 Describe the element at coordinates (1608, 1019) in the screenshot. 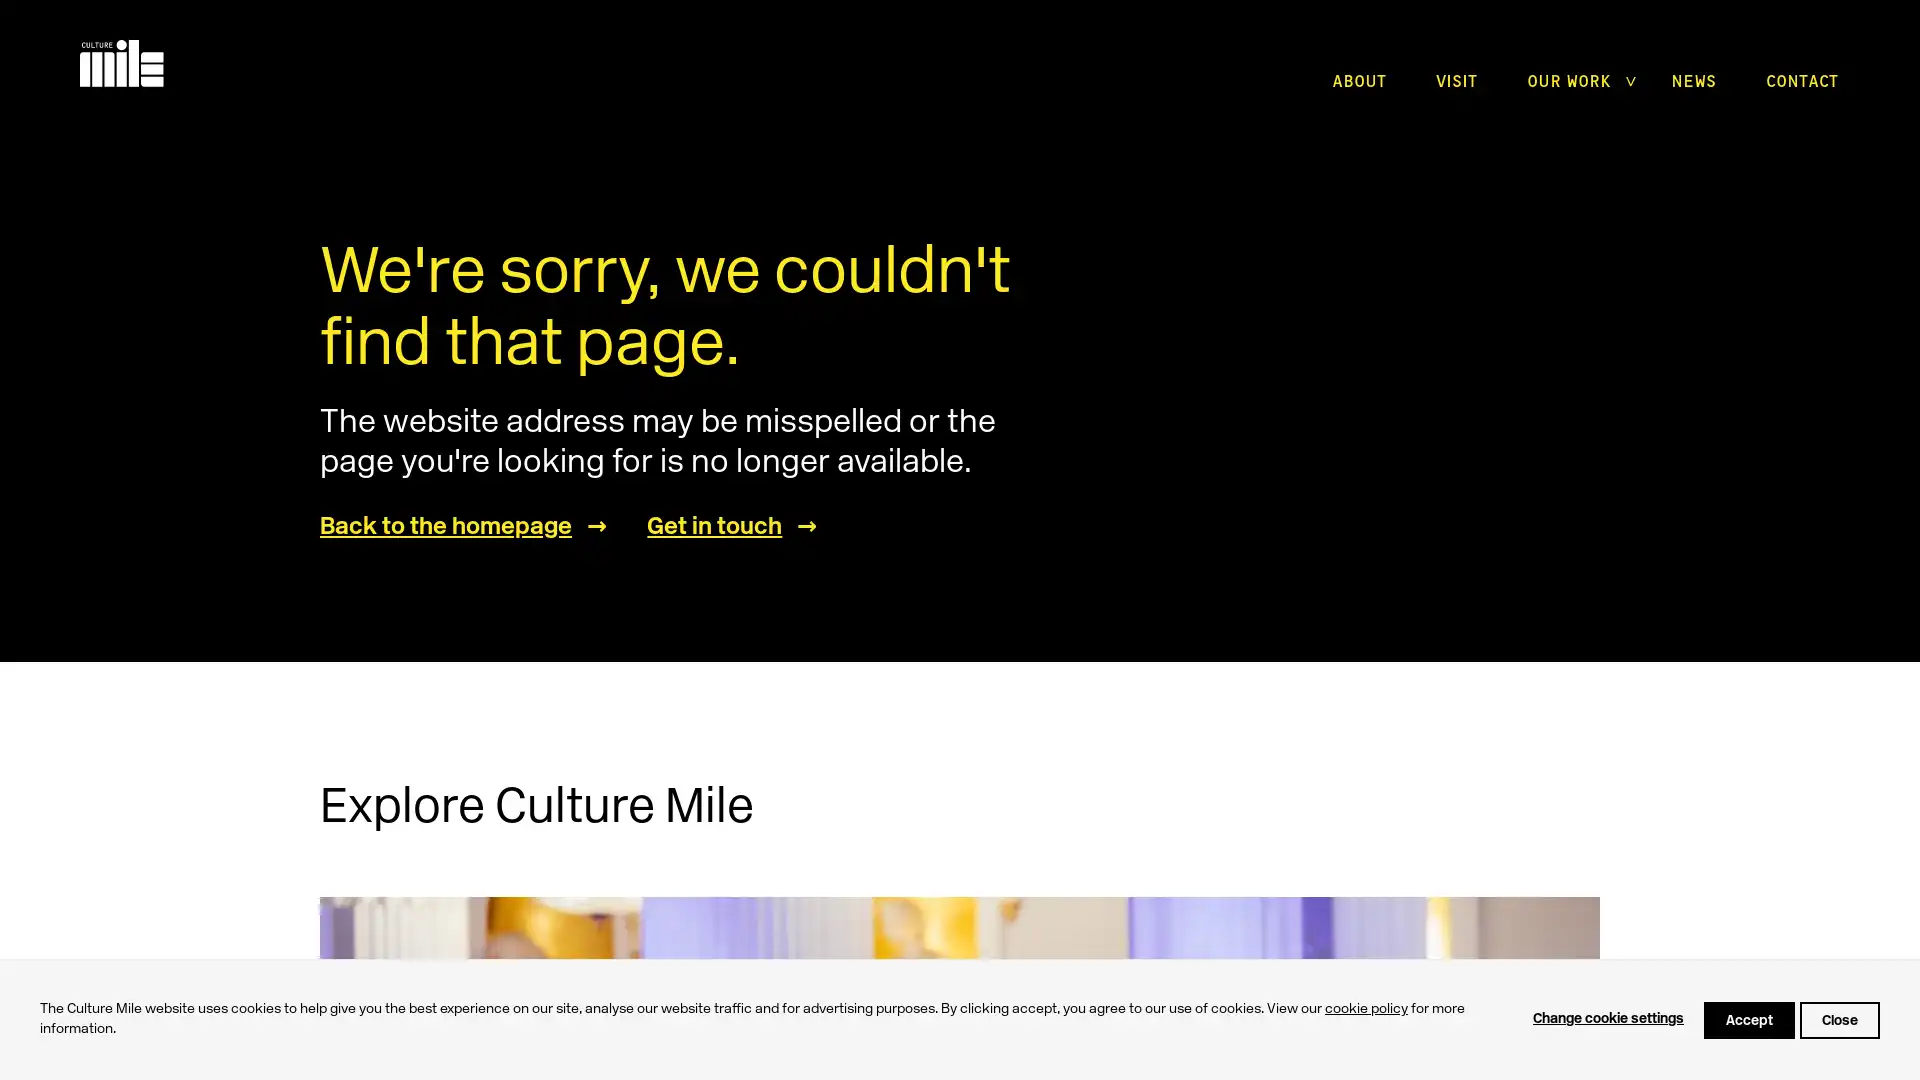

I see `Change cookie settings` at that location.